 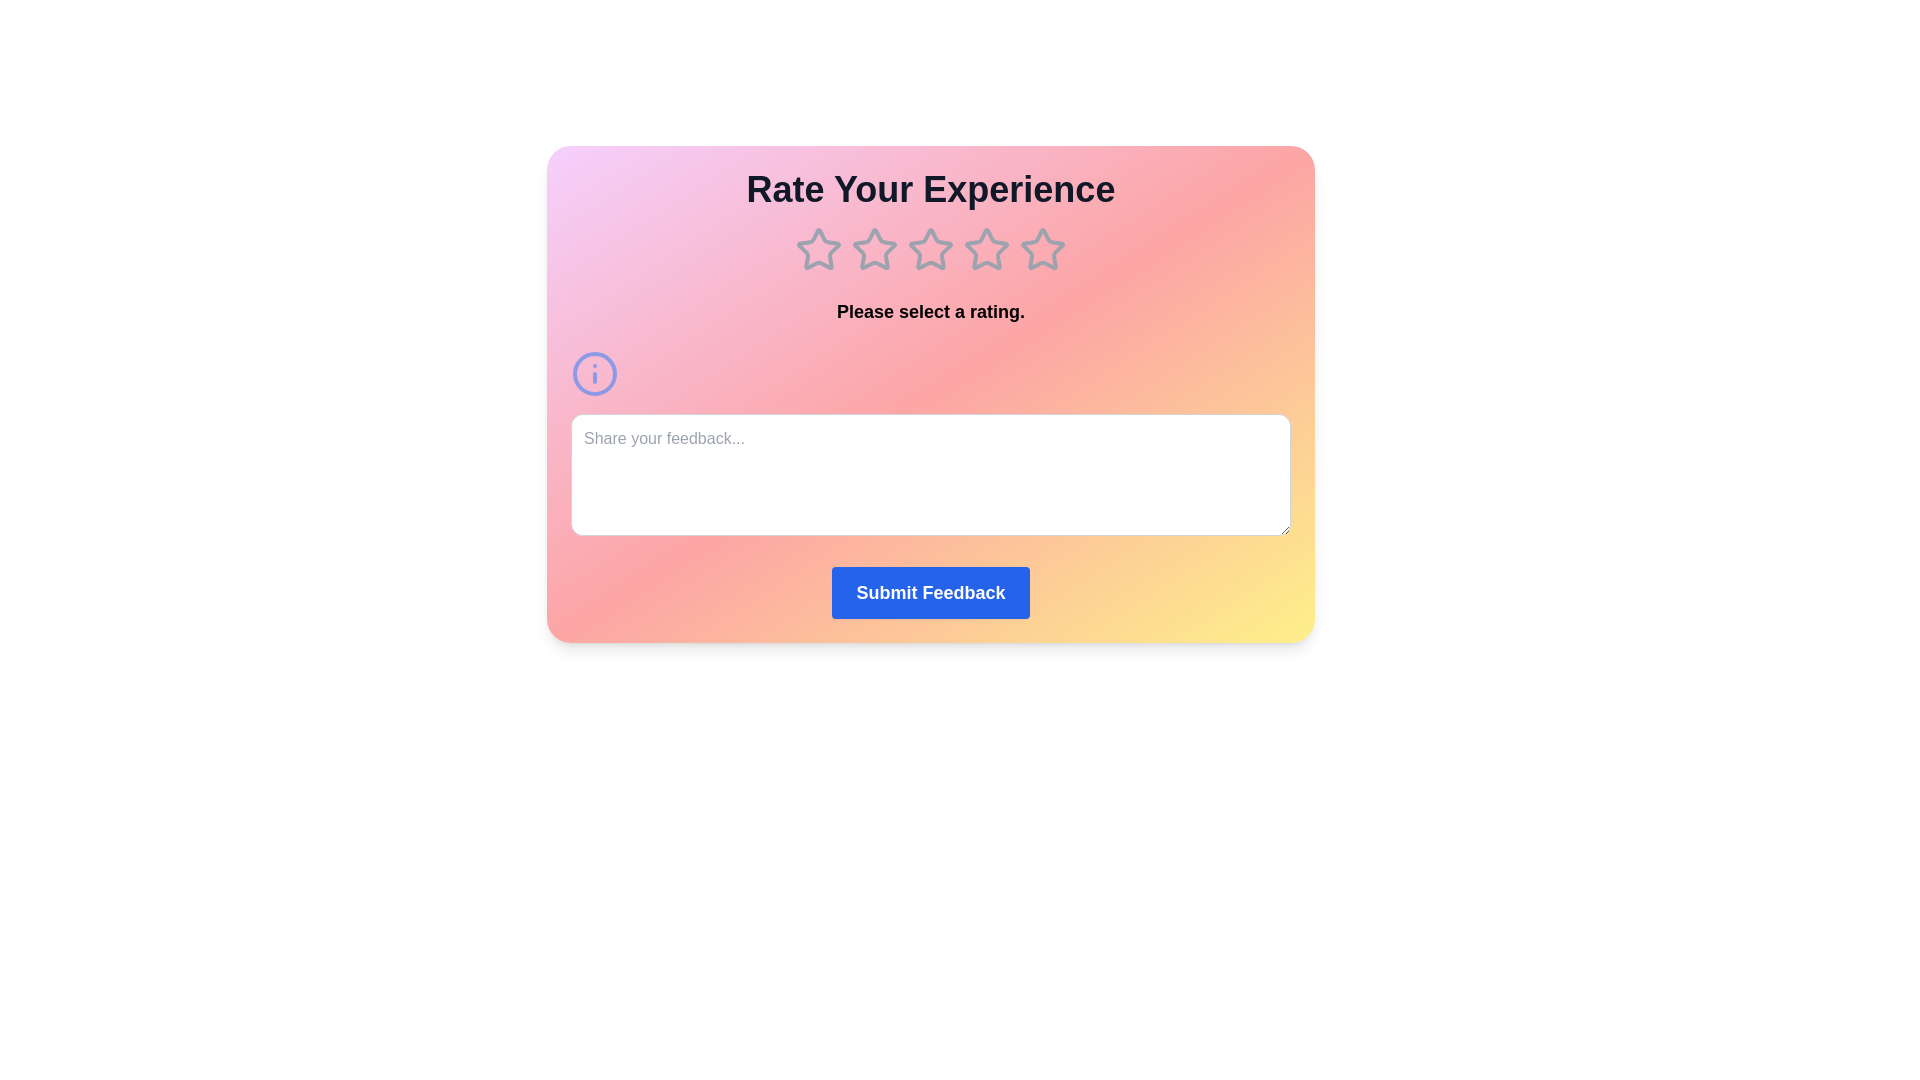 I want to click on the 3 star in the rating component, so click(x=930, y=249).